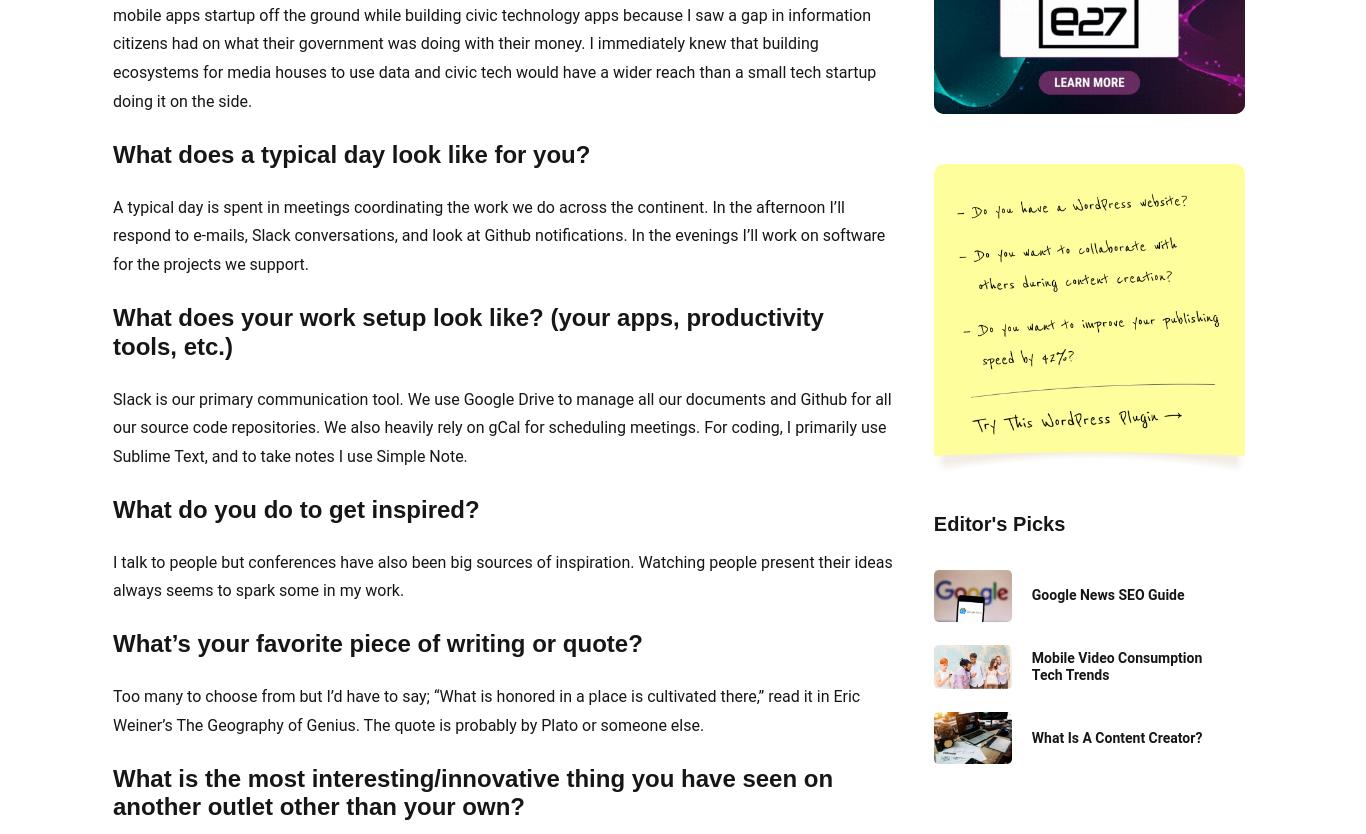 This screenshot has height=834, width=1366. What do you see at coordinates (998, 523) in the screenshot?
I see `'Editor's Picks'` at bounding box center [998, 523].